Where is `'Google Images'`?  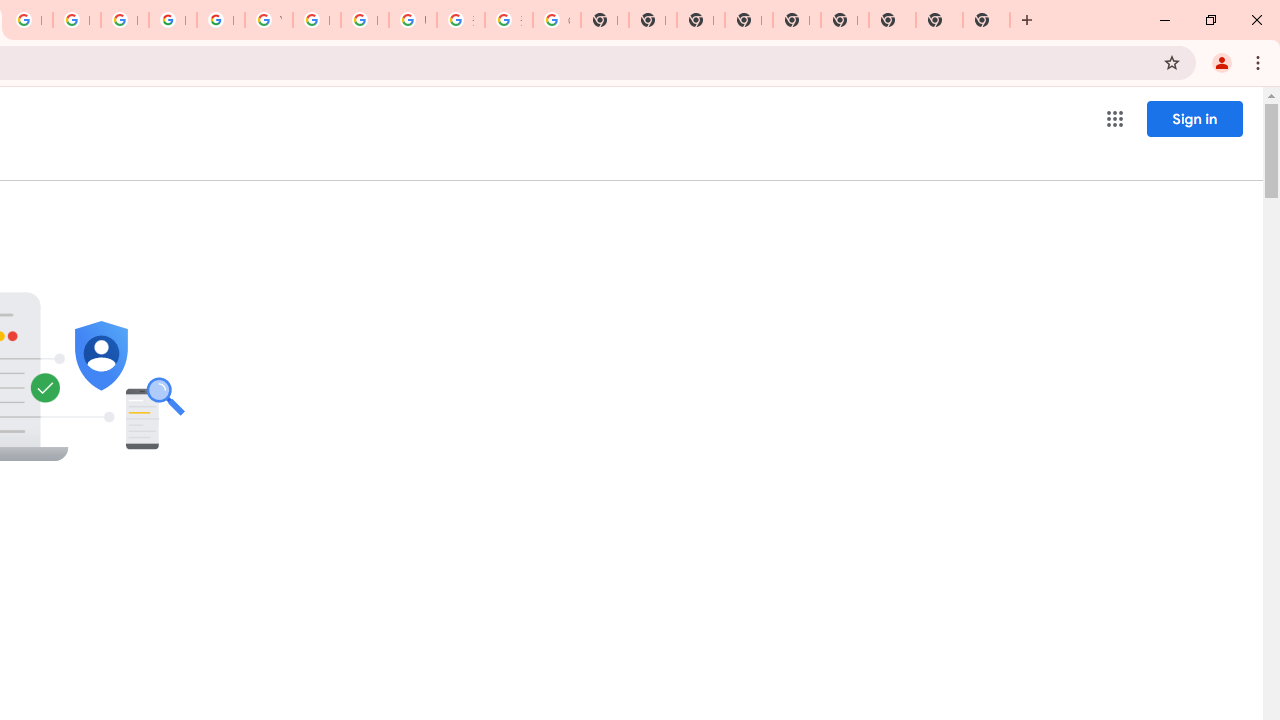 'Google Images' is located at coordinates (556, 20).